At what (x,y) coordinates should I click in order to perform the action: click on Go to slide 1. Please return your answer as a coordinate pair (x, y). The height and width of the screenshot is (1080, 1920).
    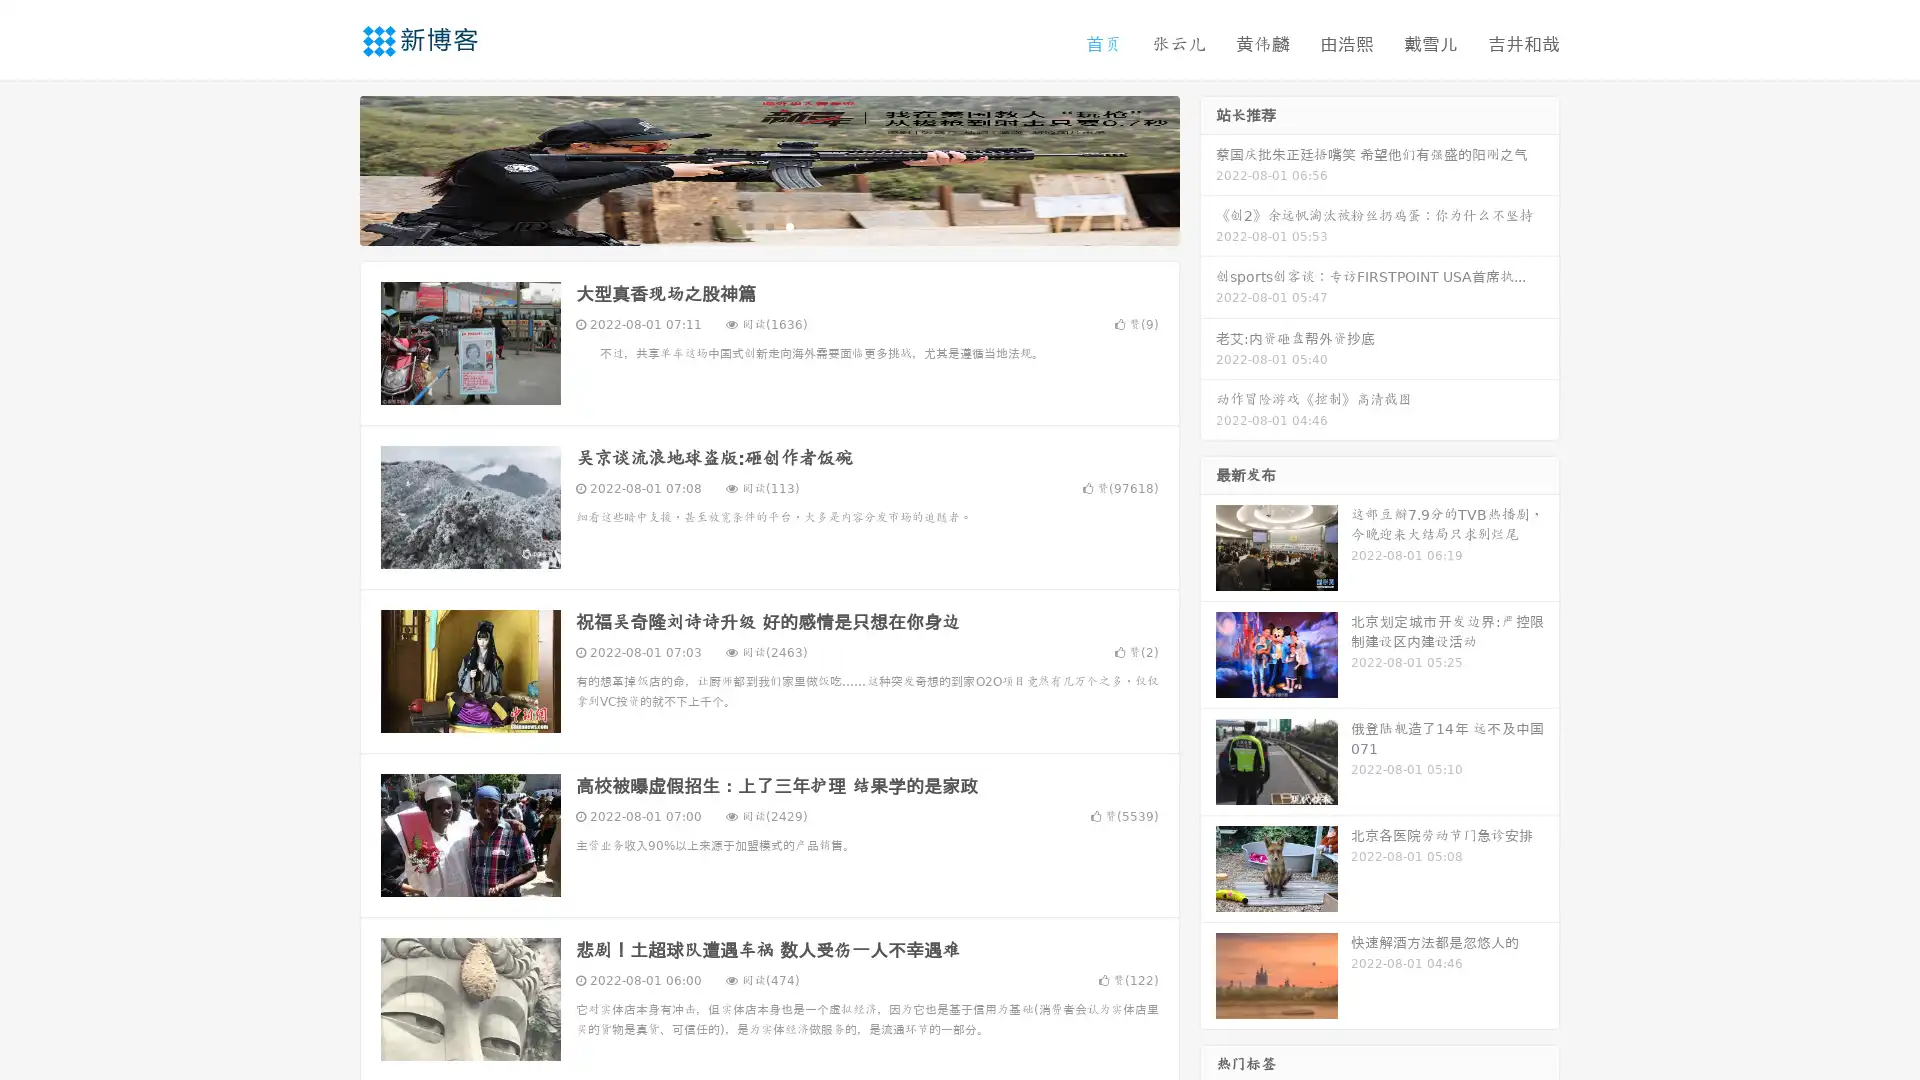
    Looking at the image, I should click on (748, 225).